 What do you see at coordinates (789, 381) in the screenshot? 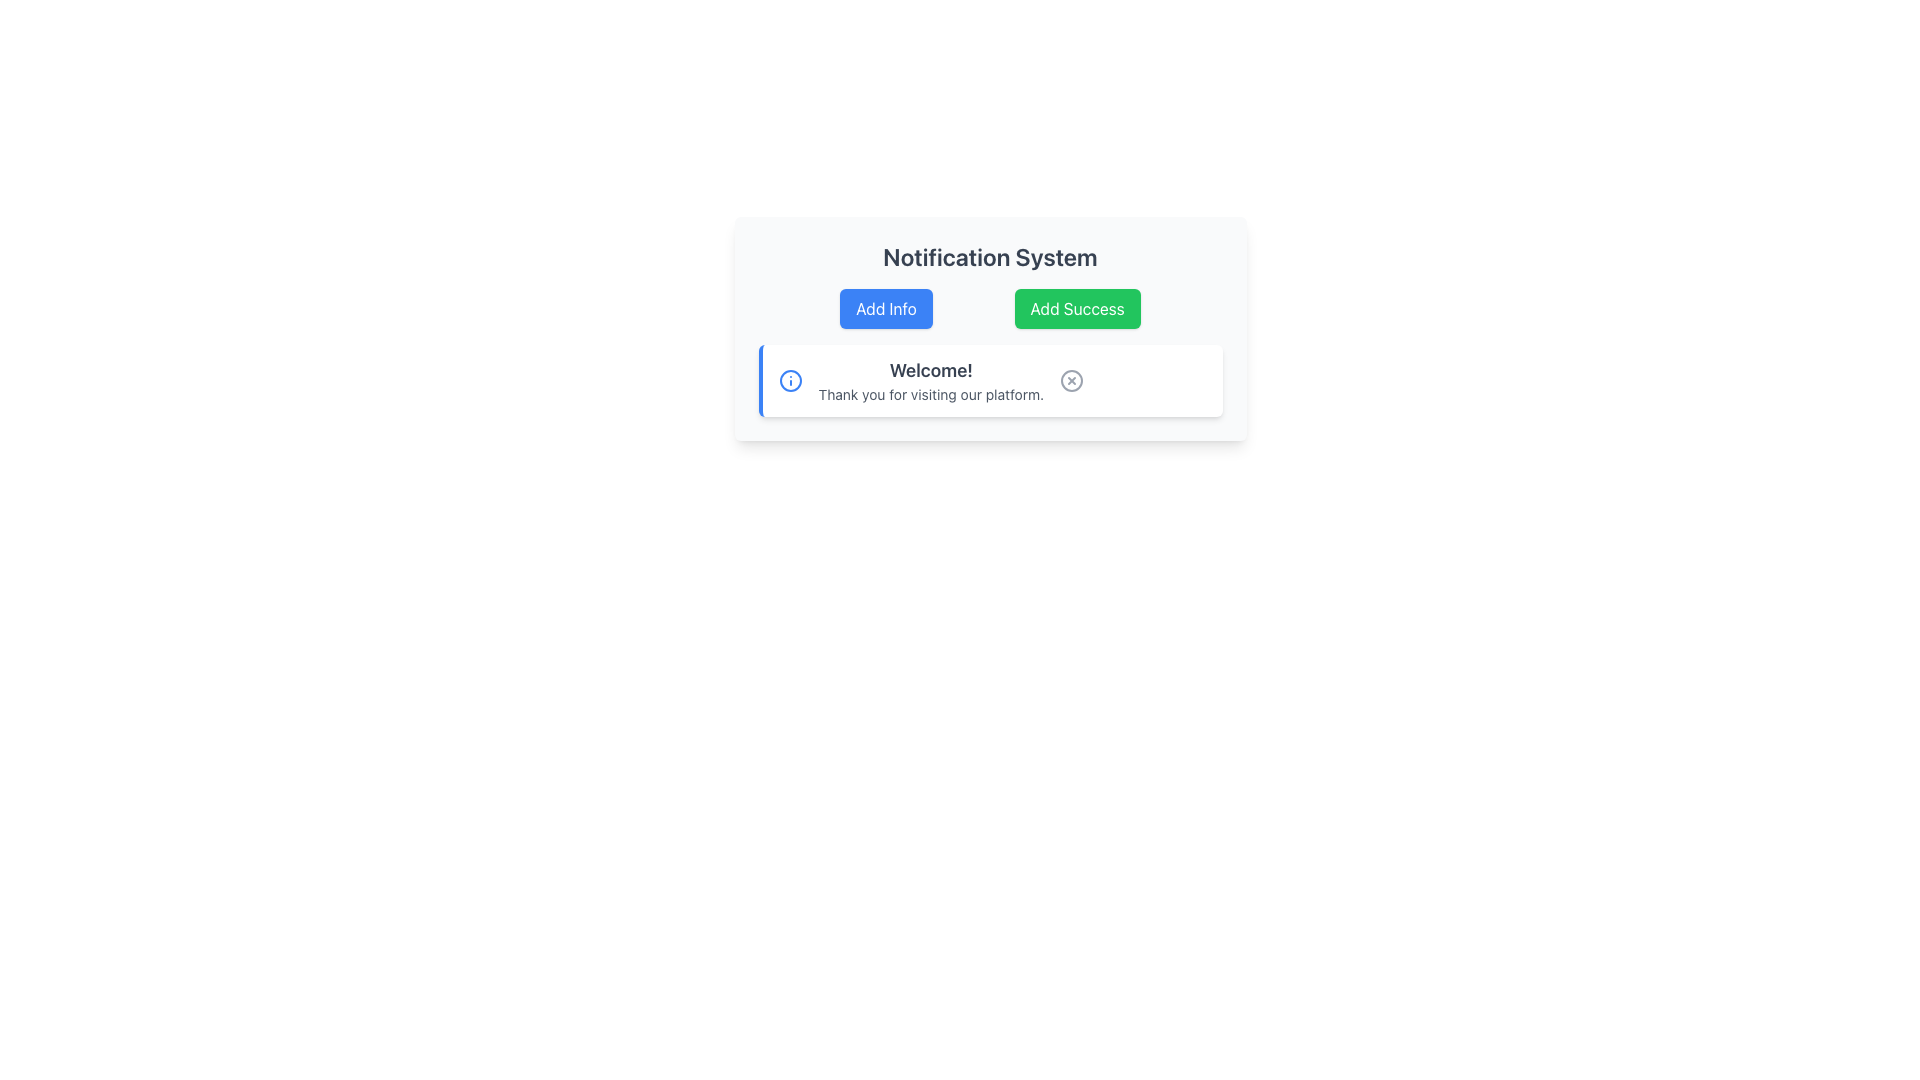
I see `the blue-outlined circular SVG icon located at the leftmost edge of the notification bar before the text 'Welcome!'` at bounding box center [789, 381].